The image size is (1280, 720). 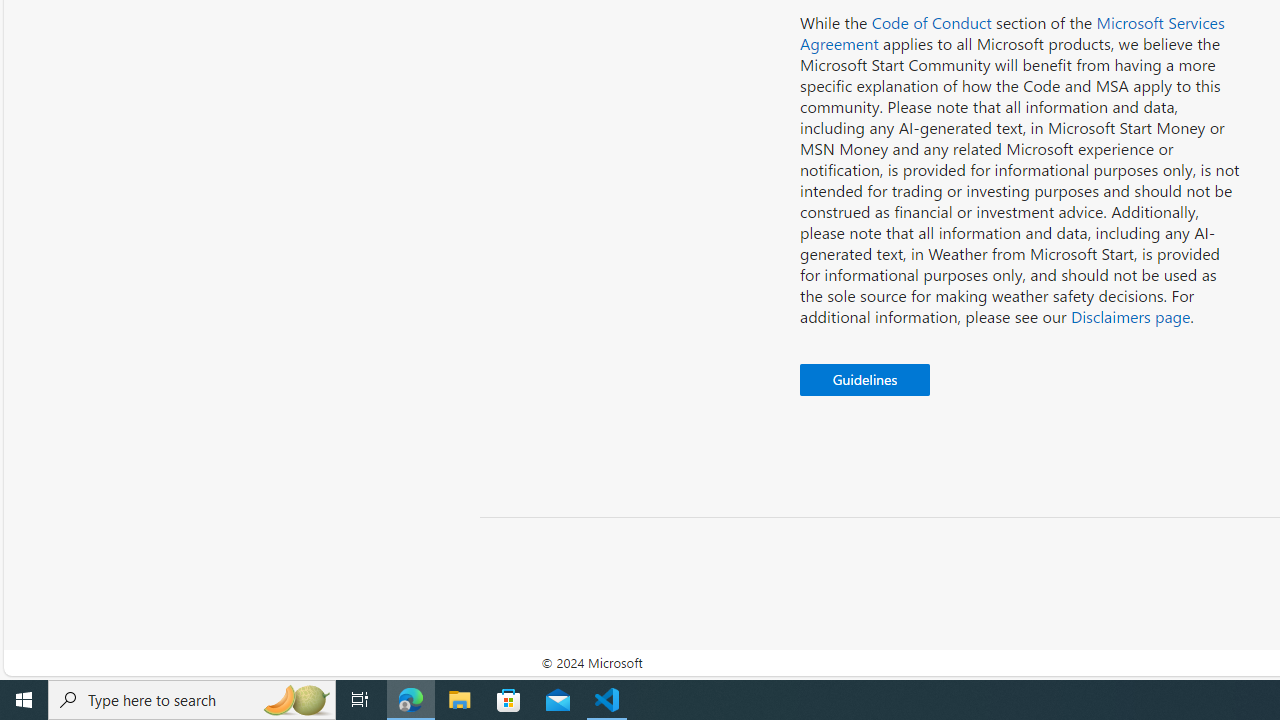 What do you see at coordinates (865, 380) in the screenshot?
I see `'Guidelines '` at bounding box center [865, 380].